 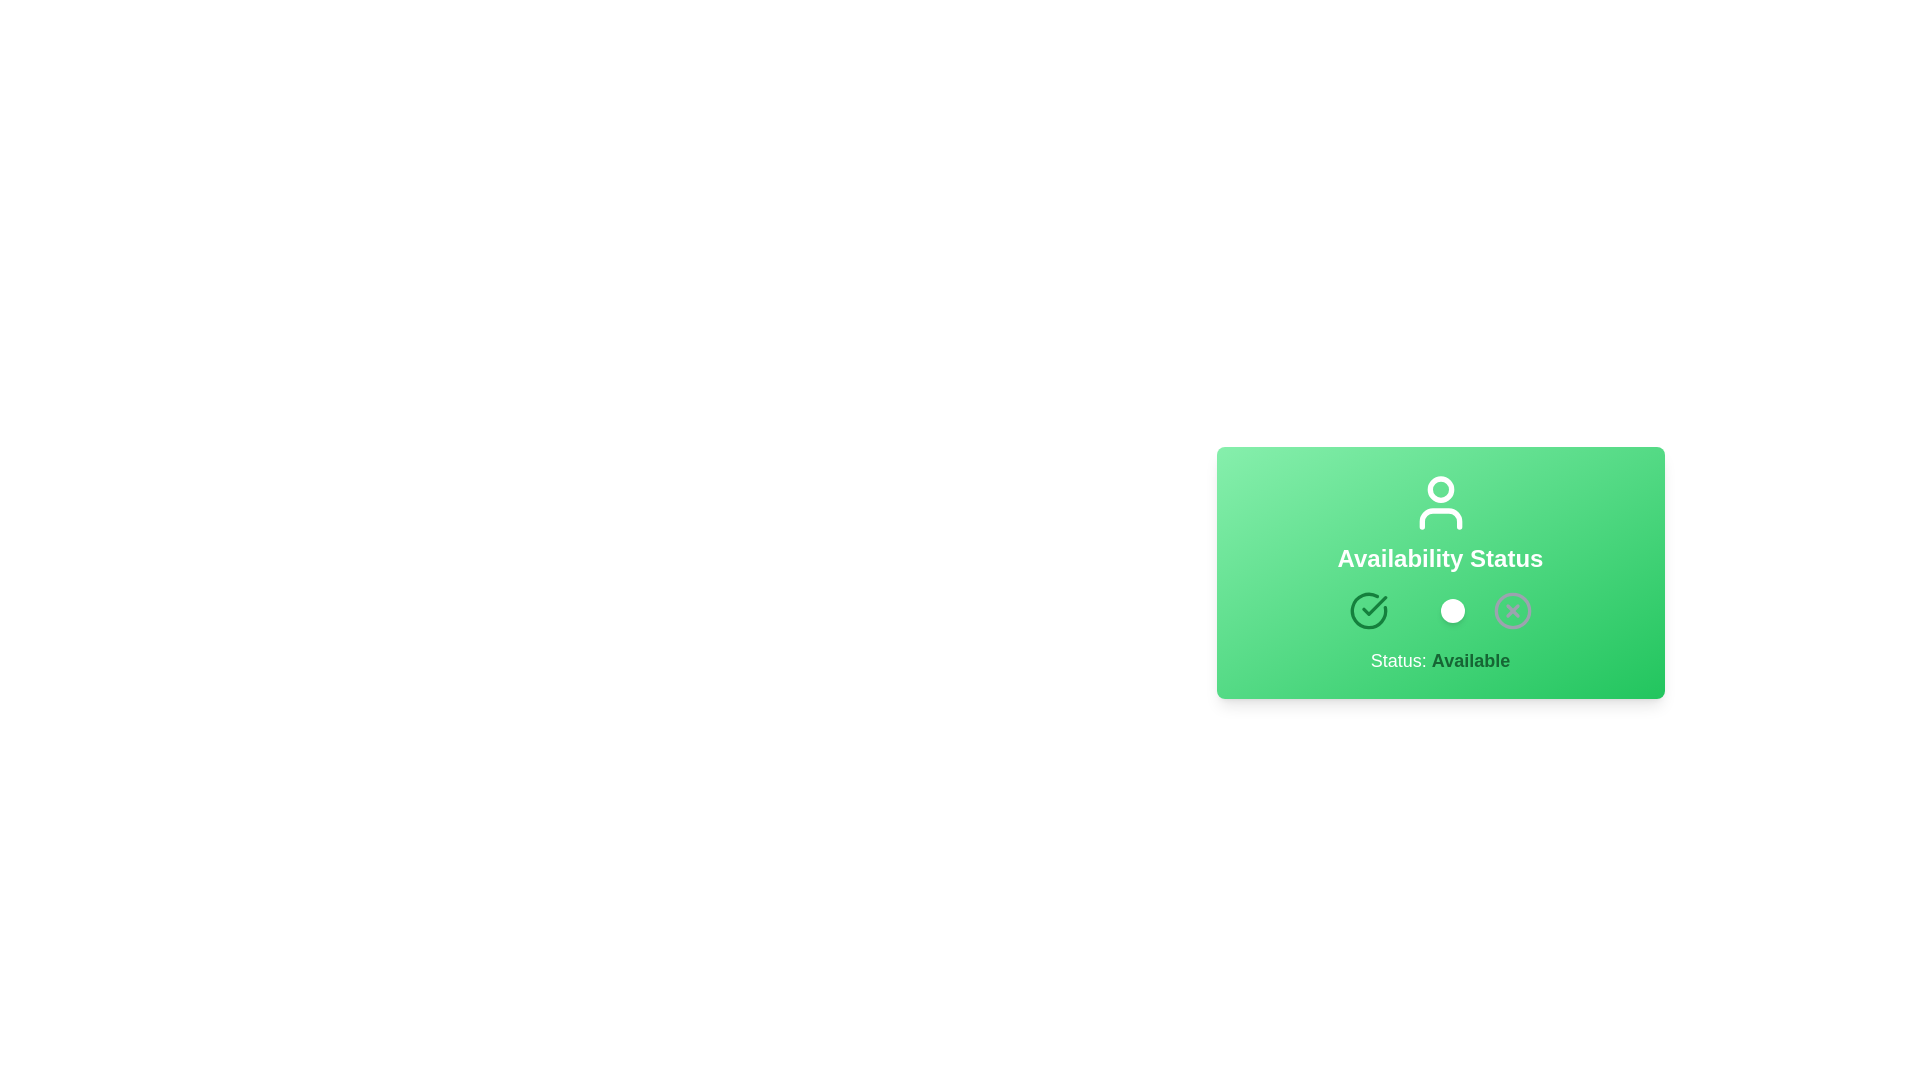 I want to click on the 'Available' text label, which is part of the phrase 'Status: Available' displayed in bold green font against a green background, so click(x=1471, y=660).